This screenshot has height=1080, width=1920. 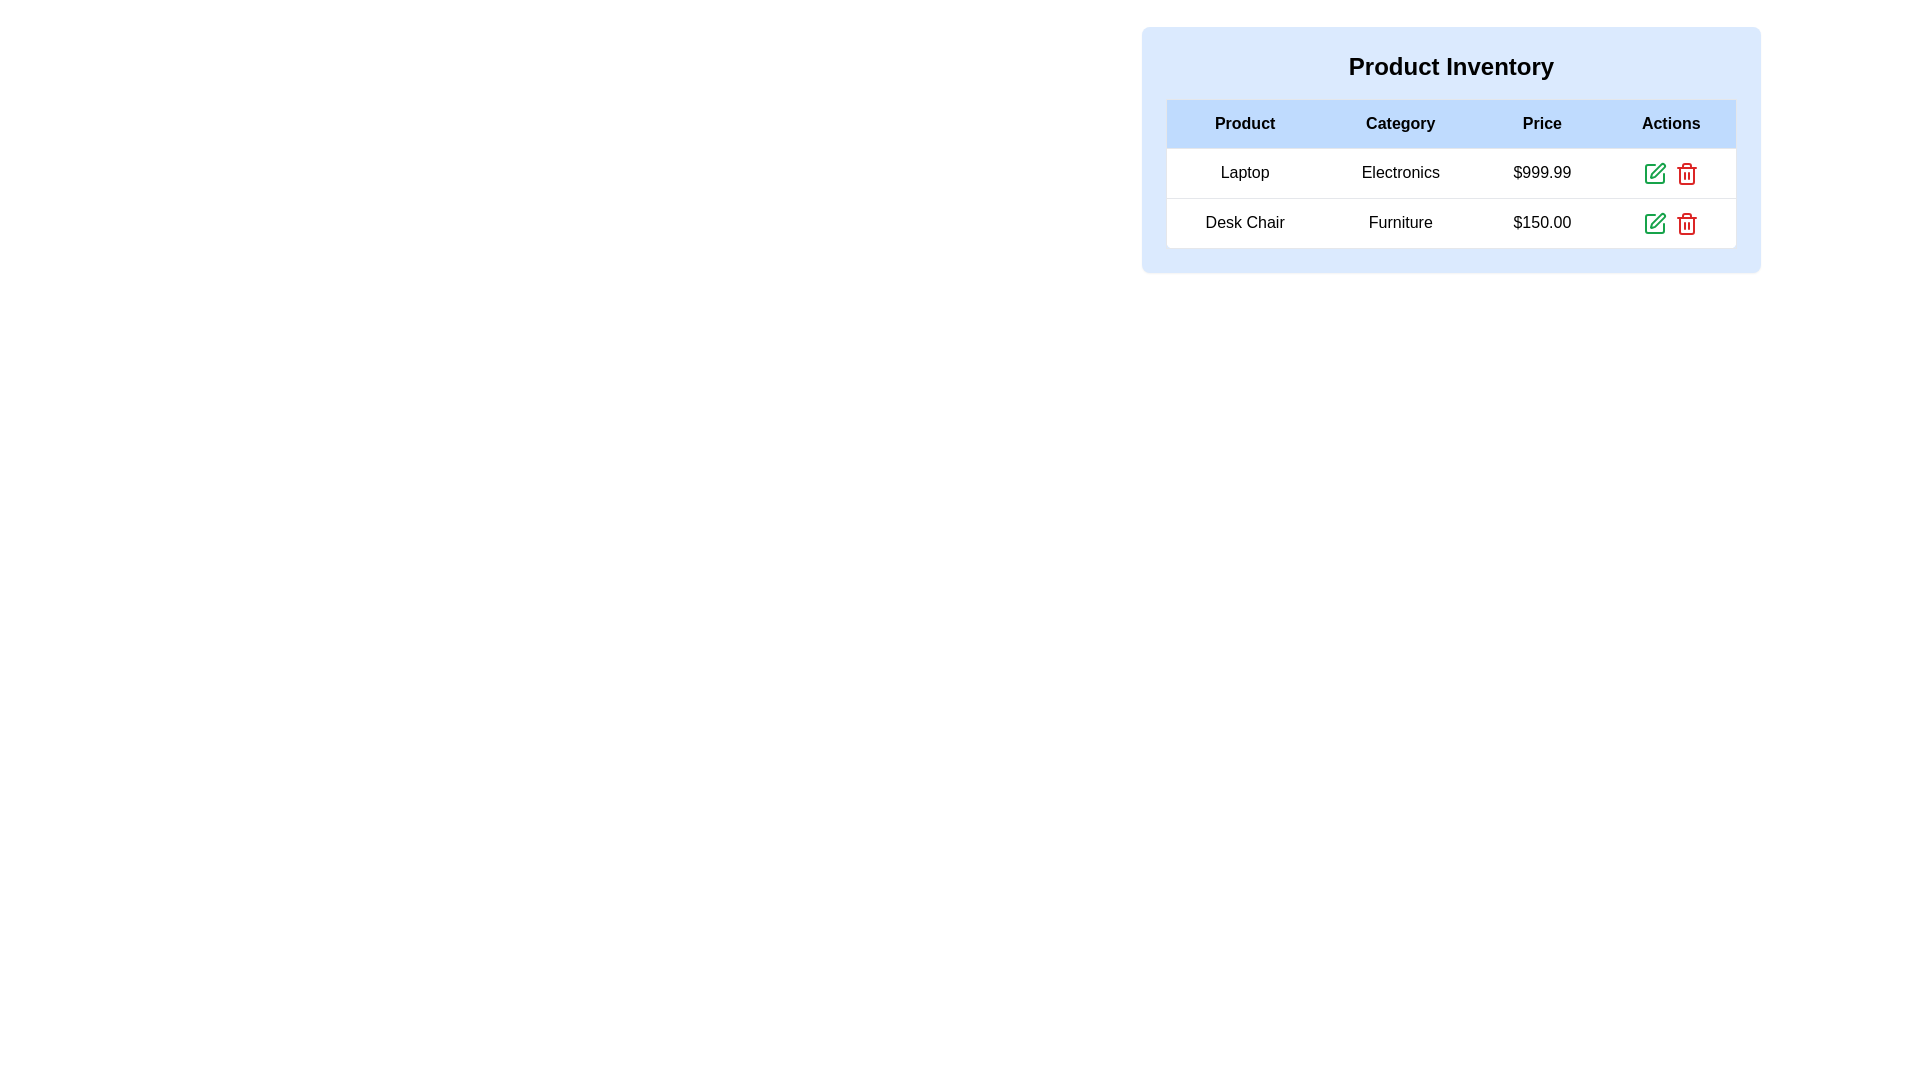 I want to click on the 'Price' column header in the Product Inventory table, which is centrally located in the third cell of the header row, positioned between 'Category' and 'Actions.', so click(x=1541, y=123).